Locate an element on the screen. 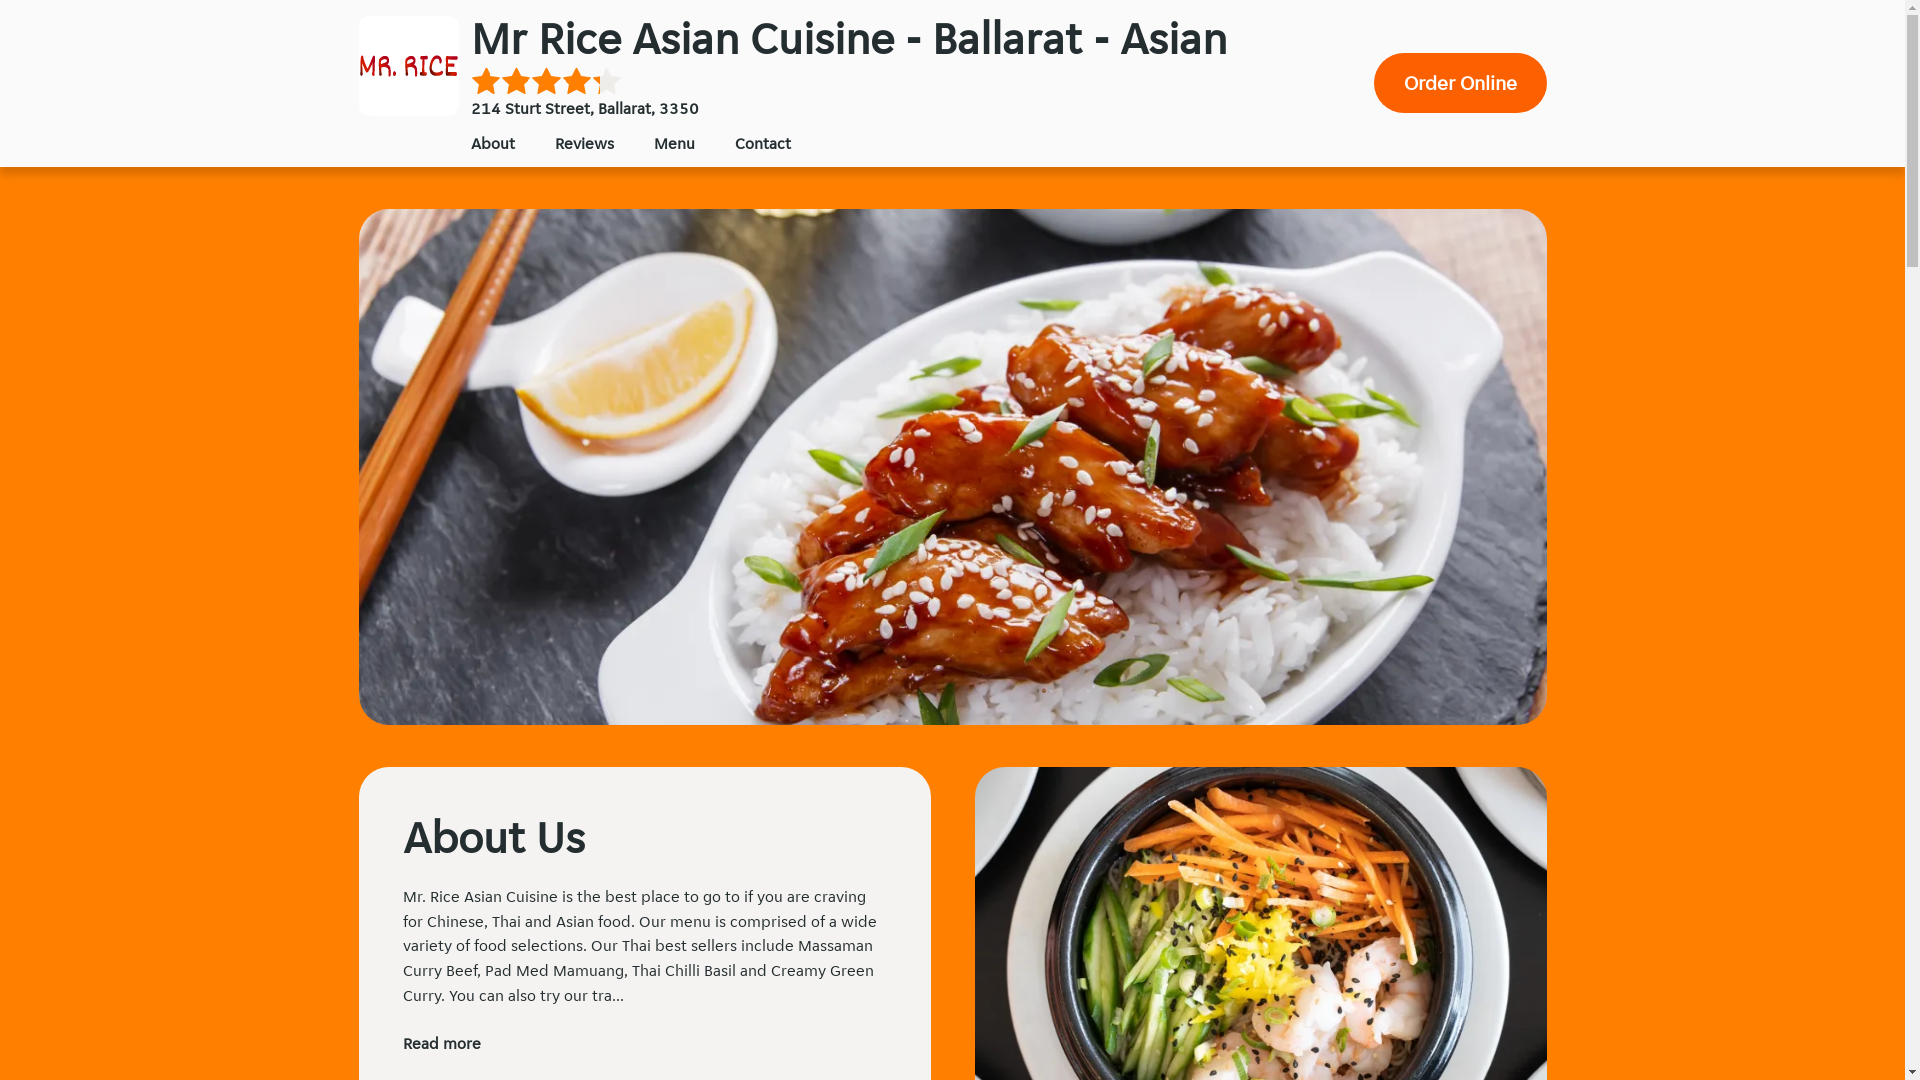 Image resolution: width=1920 pixels, height=1080 pixels. 'About' is located at coordinates (491, 142).